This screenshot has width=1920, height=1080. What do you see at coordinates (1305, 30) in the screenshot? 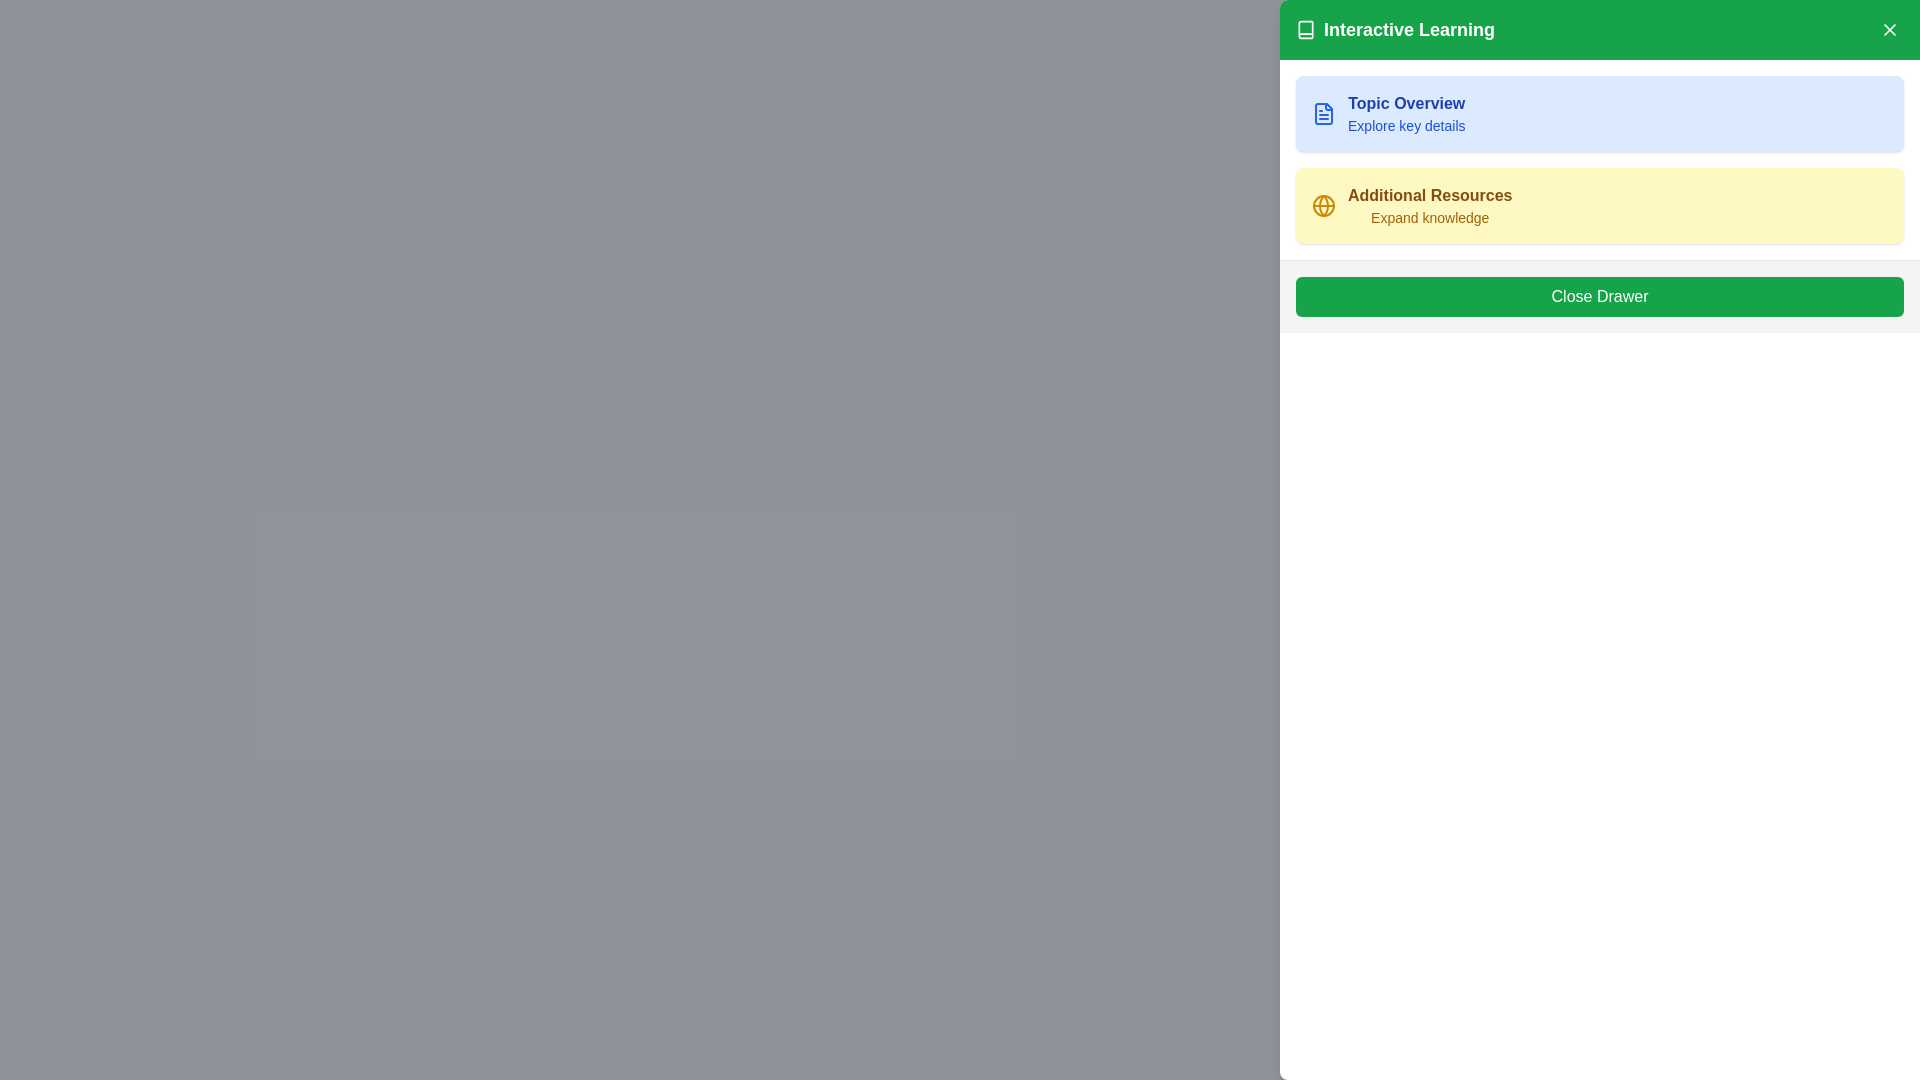
I see `the small monochrome book icon located to the left of the 'Interactive Learning' text in the top-left corner of the green header section` at bounding box center [1305, 30].